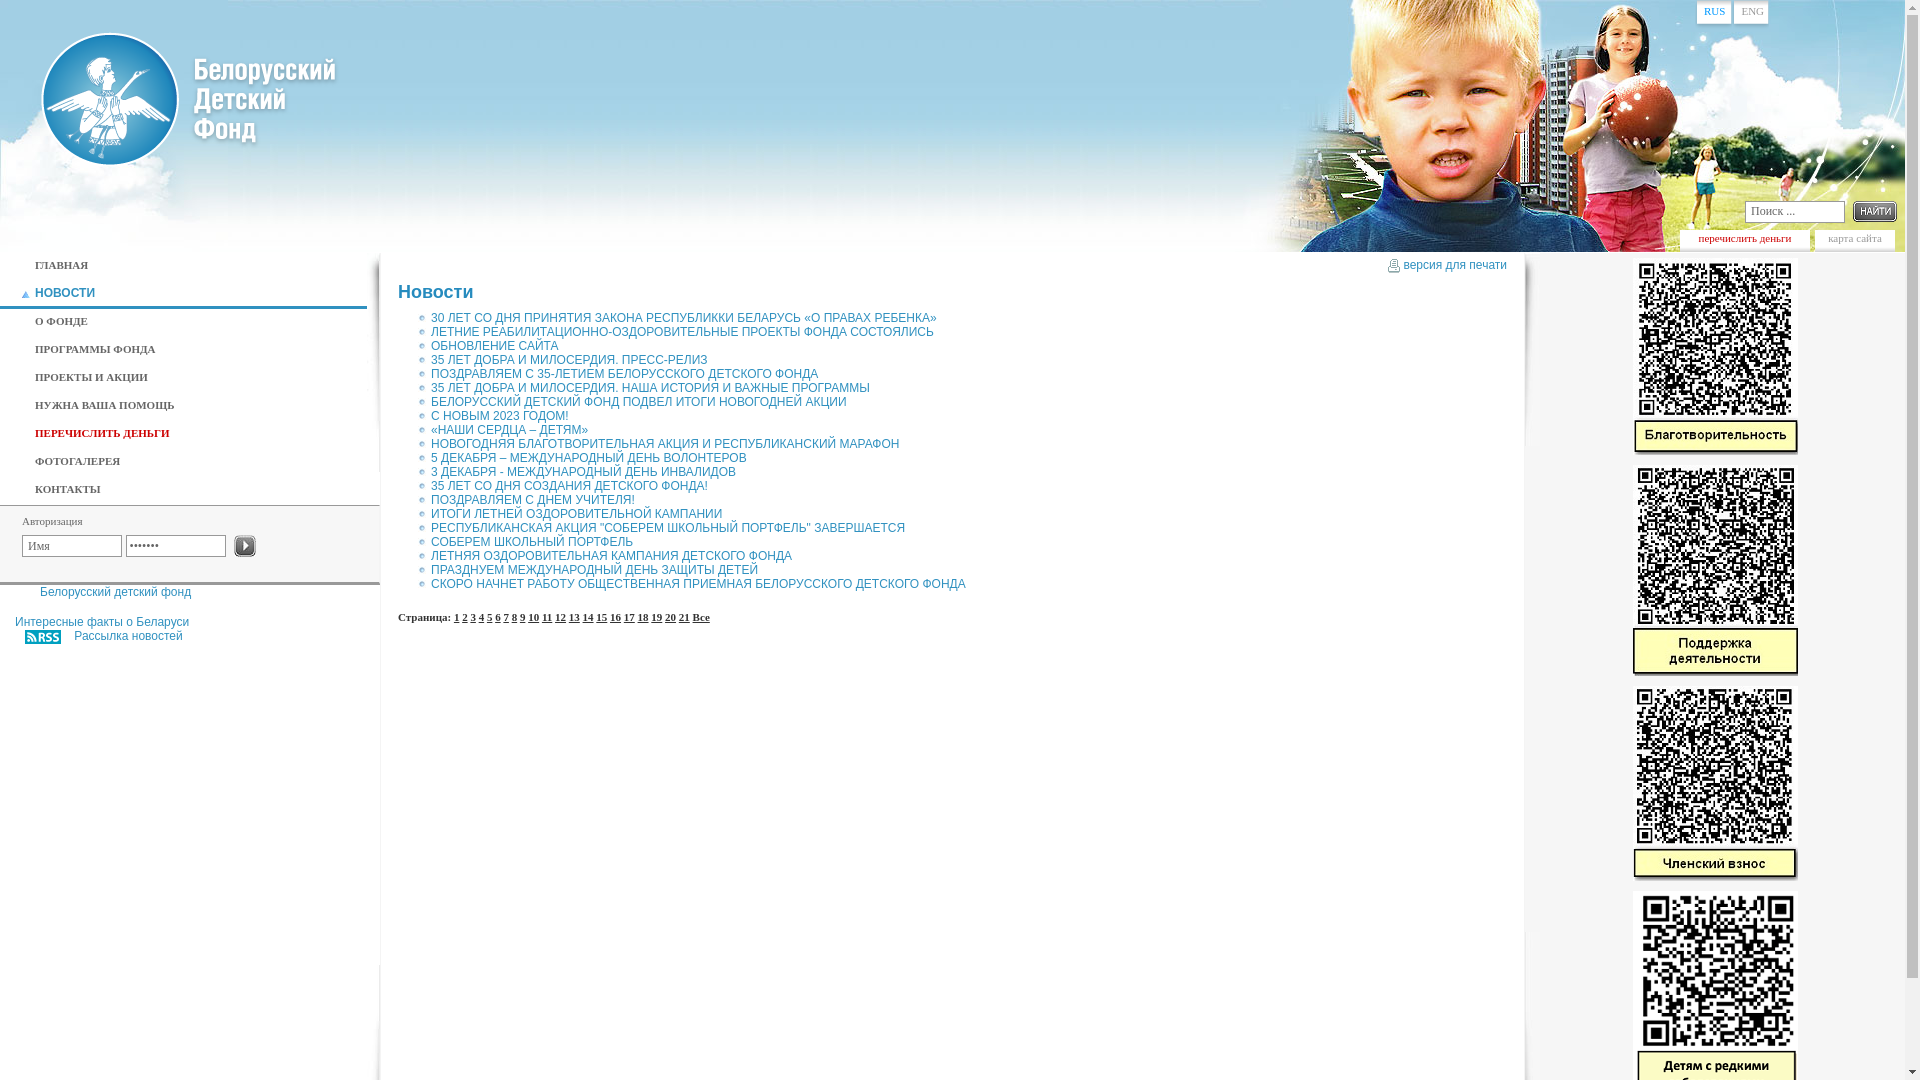 Image resolution: width=1920 pixels, height=1080 pixels. Describe the element at coordinates (560, 611) in the screenshot. I see `'12'` at that location.